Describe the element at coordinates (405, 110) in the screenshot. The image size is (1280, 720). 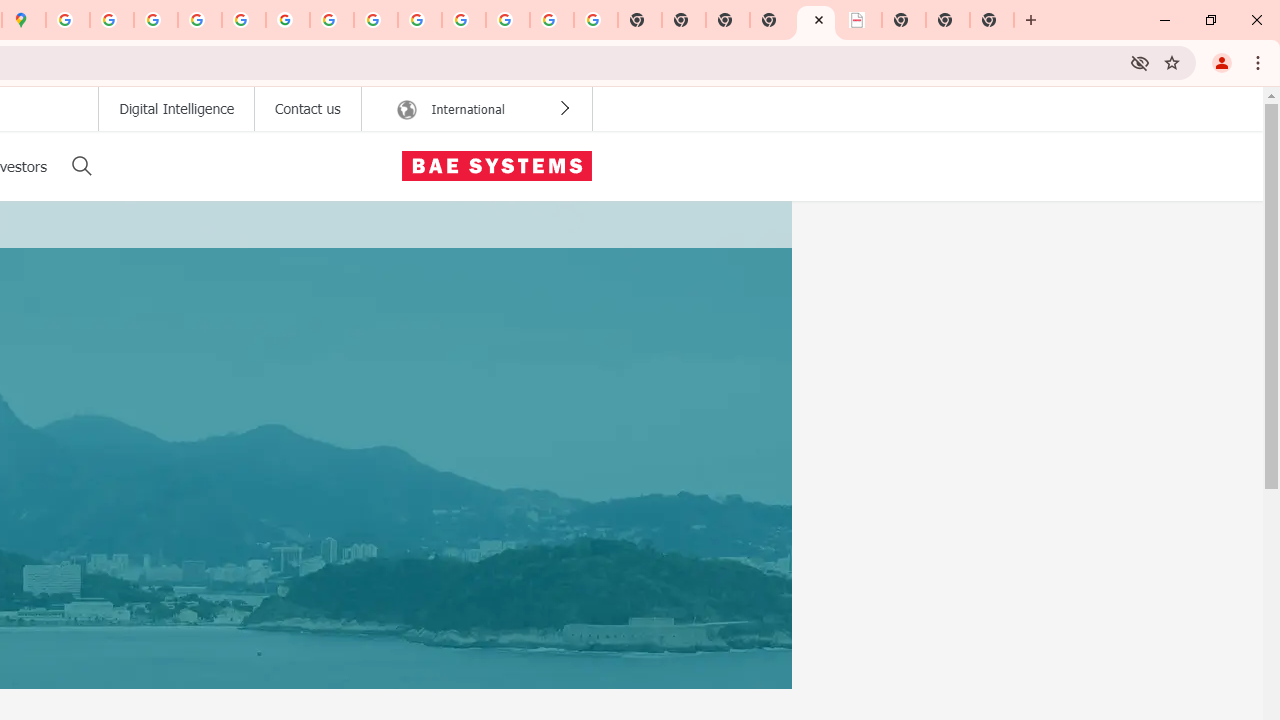
I see `' International Region Icon'` at that location.